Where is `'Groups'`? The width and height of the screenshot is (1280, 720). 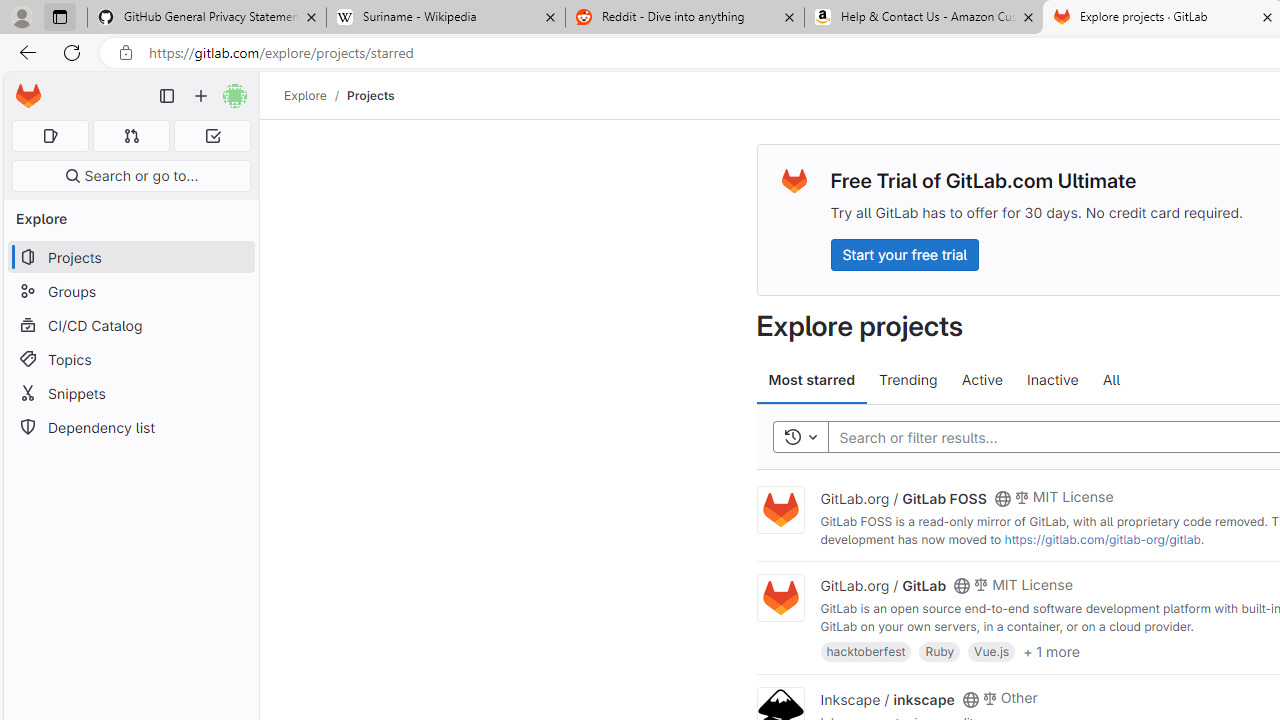
'Groups' is located at coordinates (130, 291).